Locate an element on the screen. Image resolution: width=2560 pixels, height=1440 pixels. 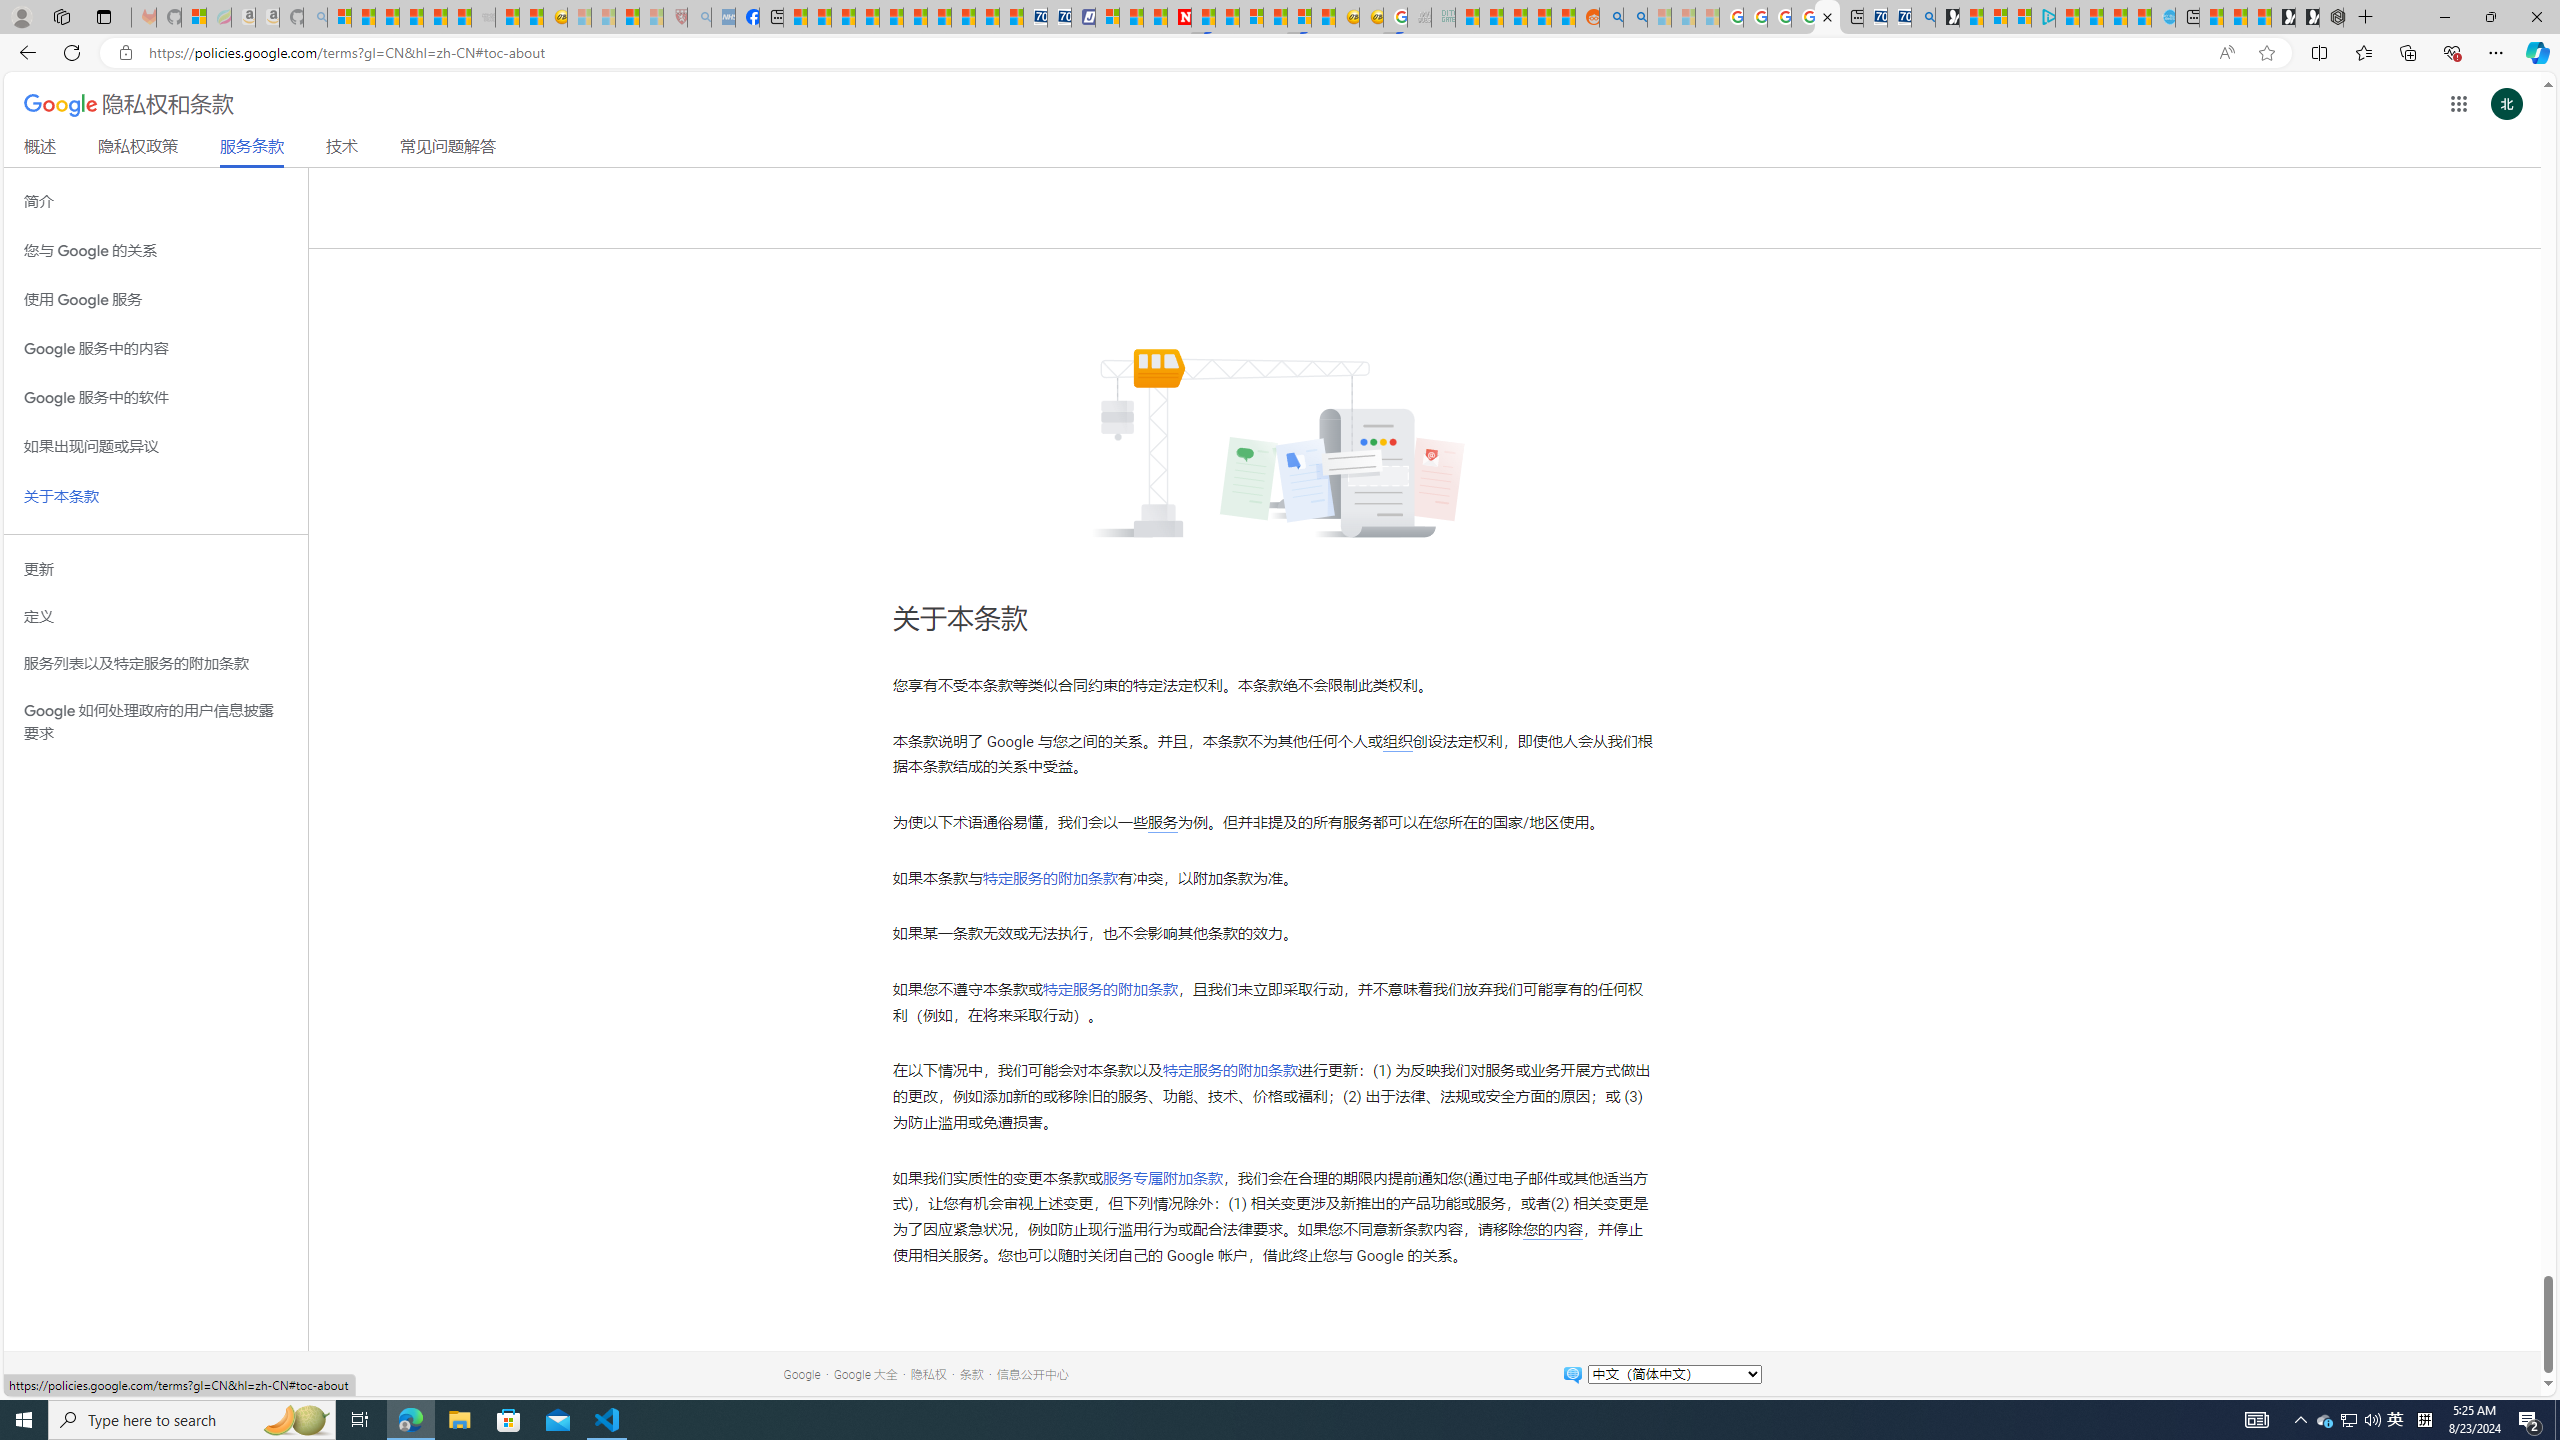
'Cheap Car Rentals - Save70.com' is located at coordinates (1899, 16).